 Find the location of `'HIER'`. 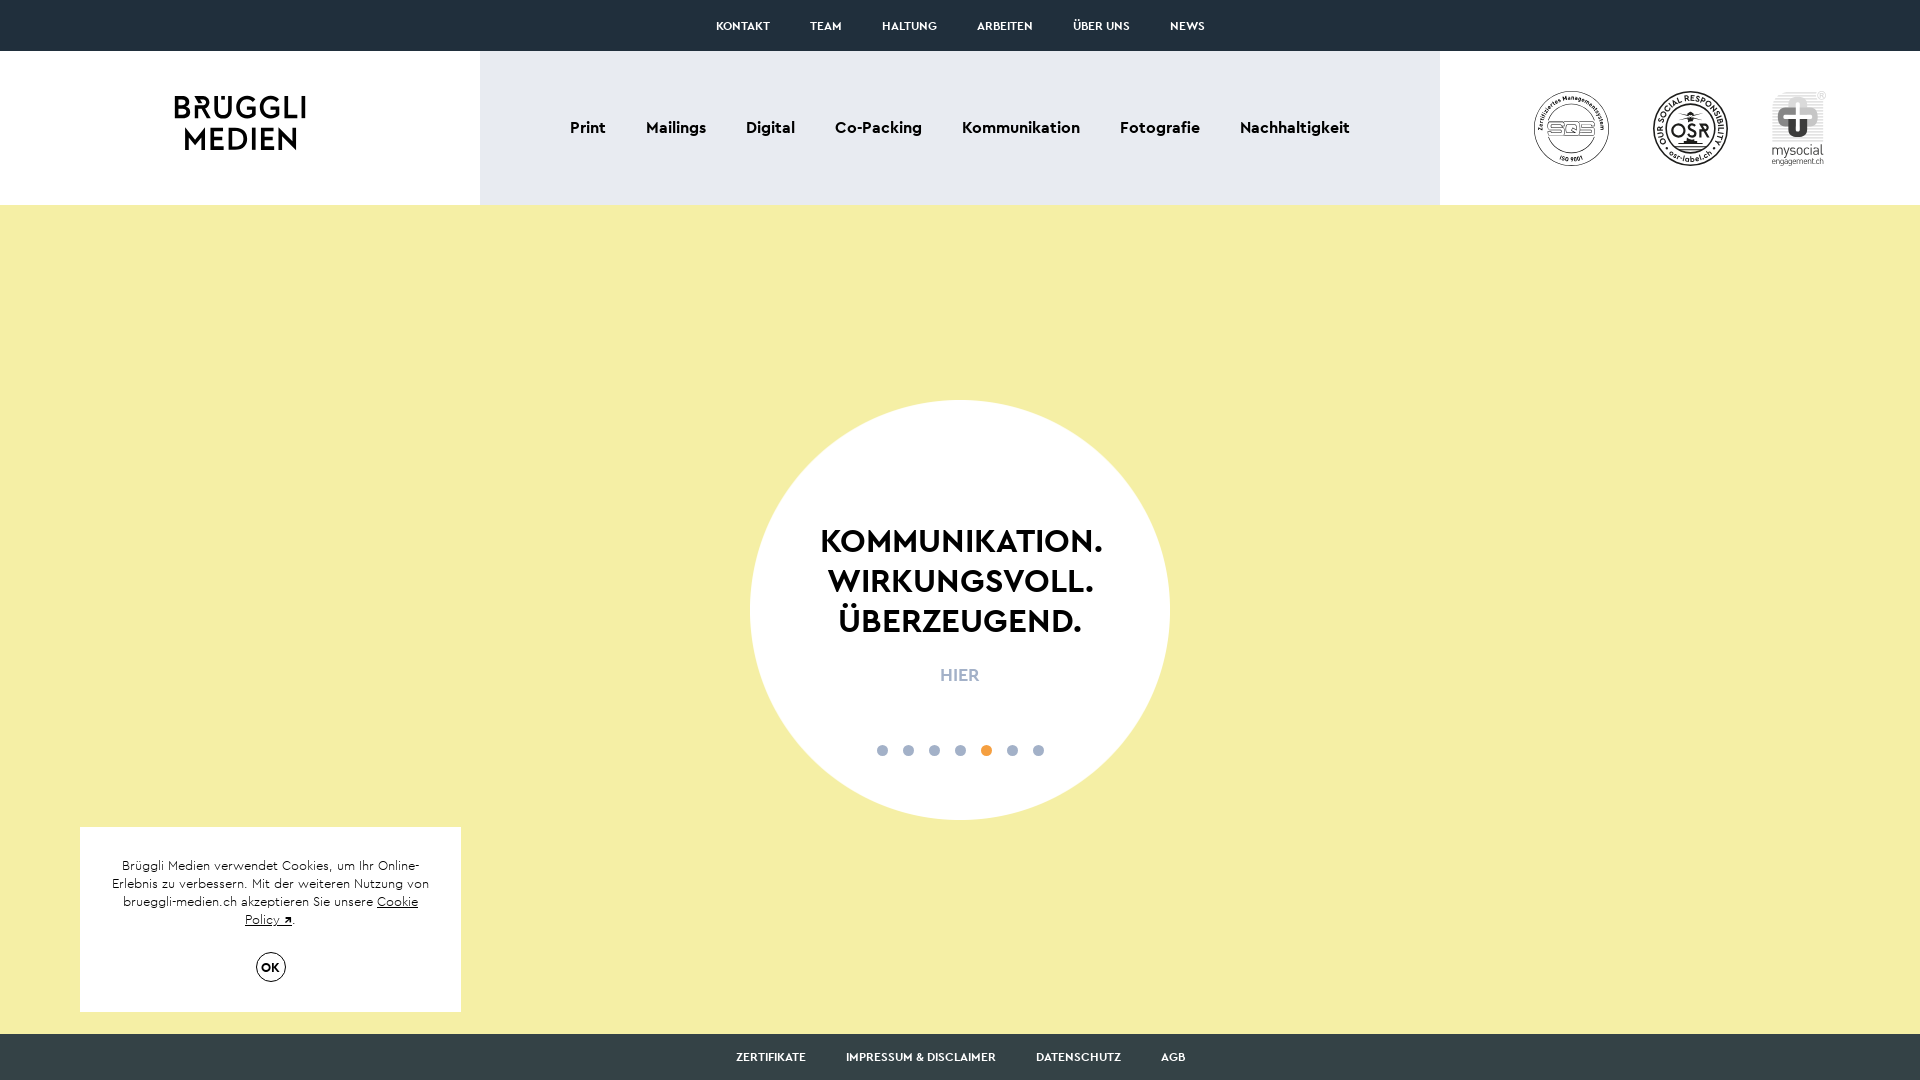

'HIER' is located at coordinates (960, 675).